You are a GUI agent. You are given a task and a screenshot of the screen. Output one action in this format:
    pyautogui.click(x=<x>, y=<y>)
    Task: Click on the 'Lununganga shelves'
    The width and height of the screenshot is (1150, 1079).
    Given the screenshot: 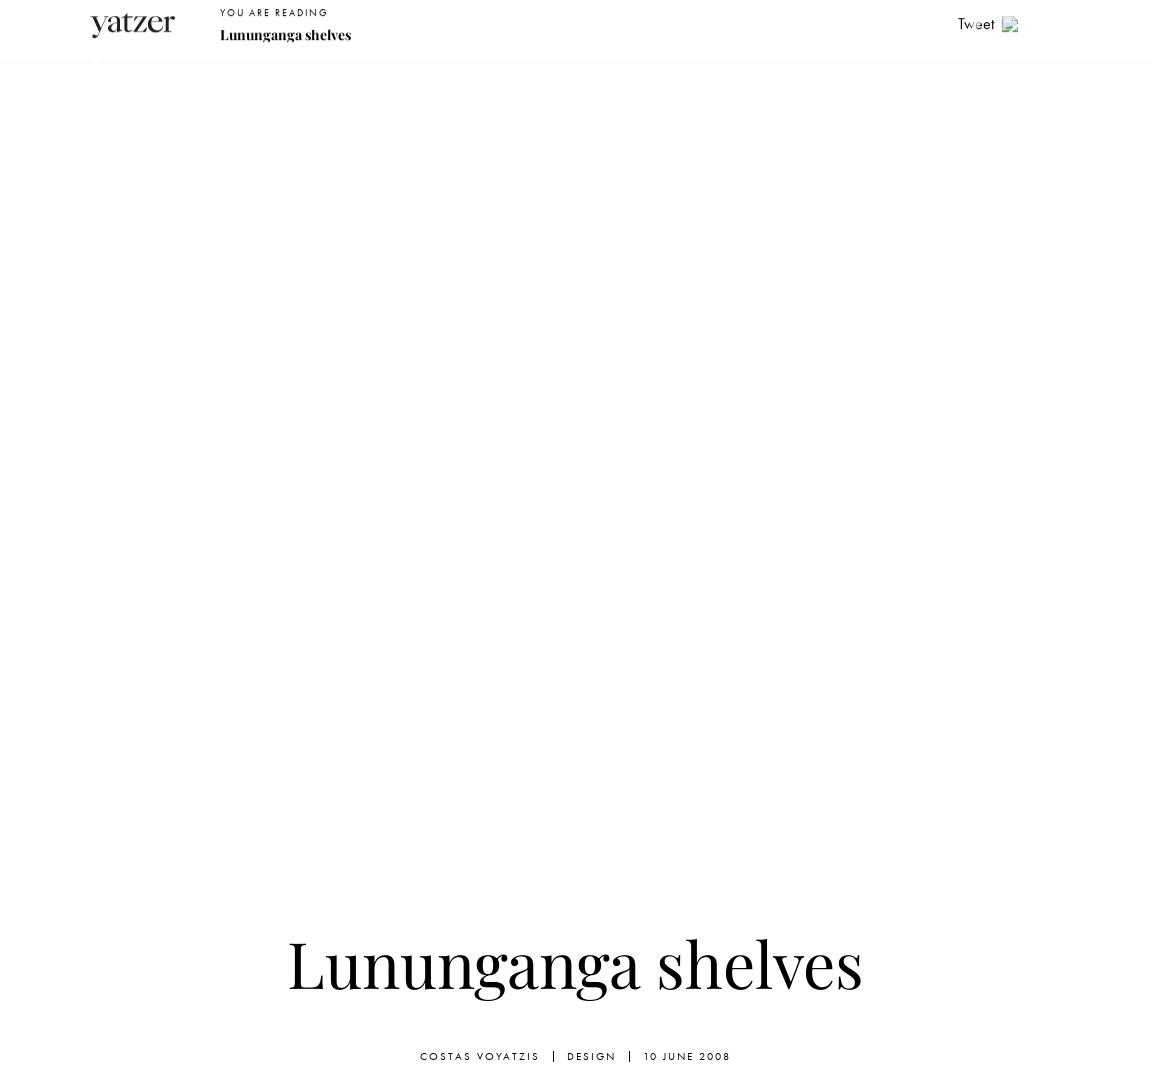 What is the action you would take?
    pyautogui.click(x=574, y=961)
    